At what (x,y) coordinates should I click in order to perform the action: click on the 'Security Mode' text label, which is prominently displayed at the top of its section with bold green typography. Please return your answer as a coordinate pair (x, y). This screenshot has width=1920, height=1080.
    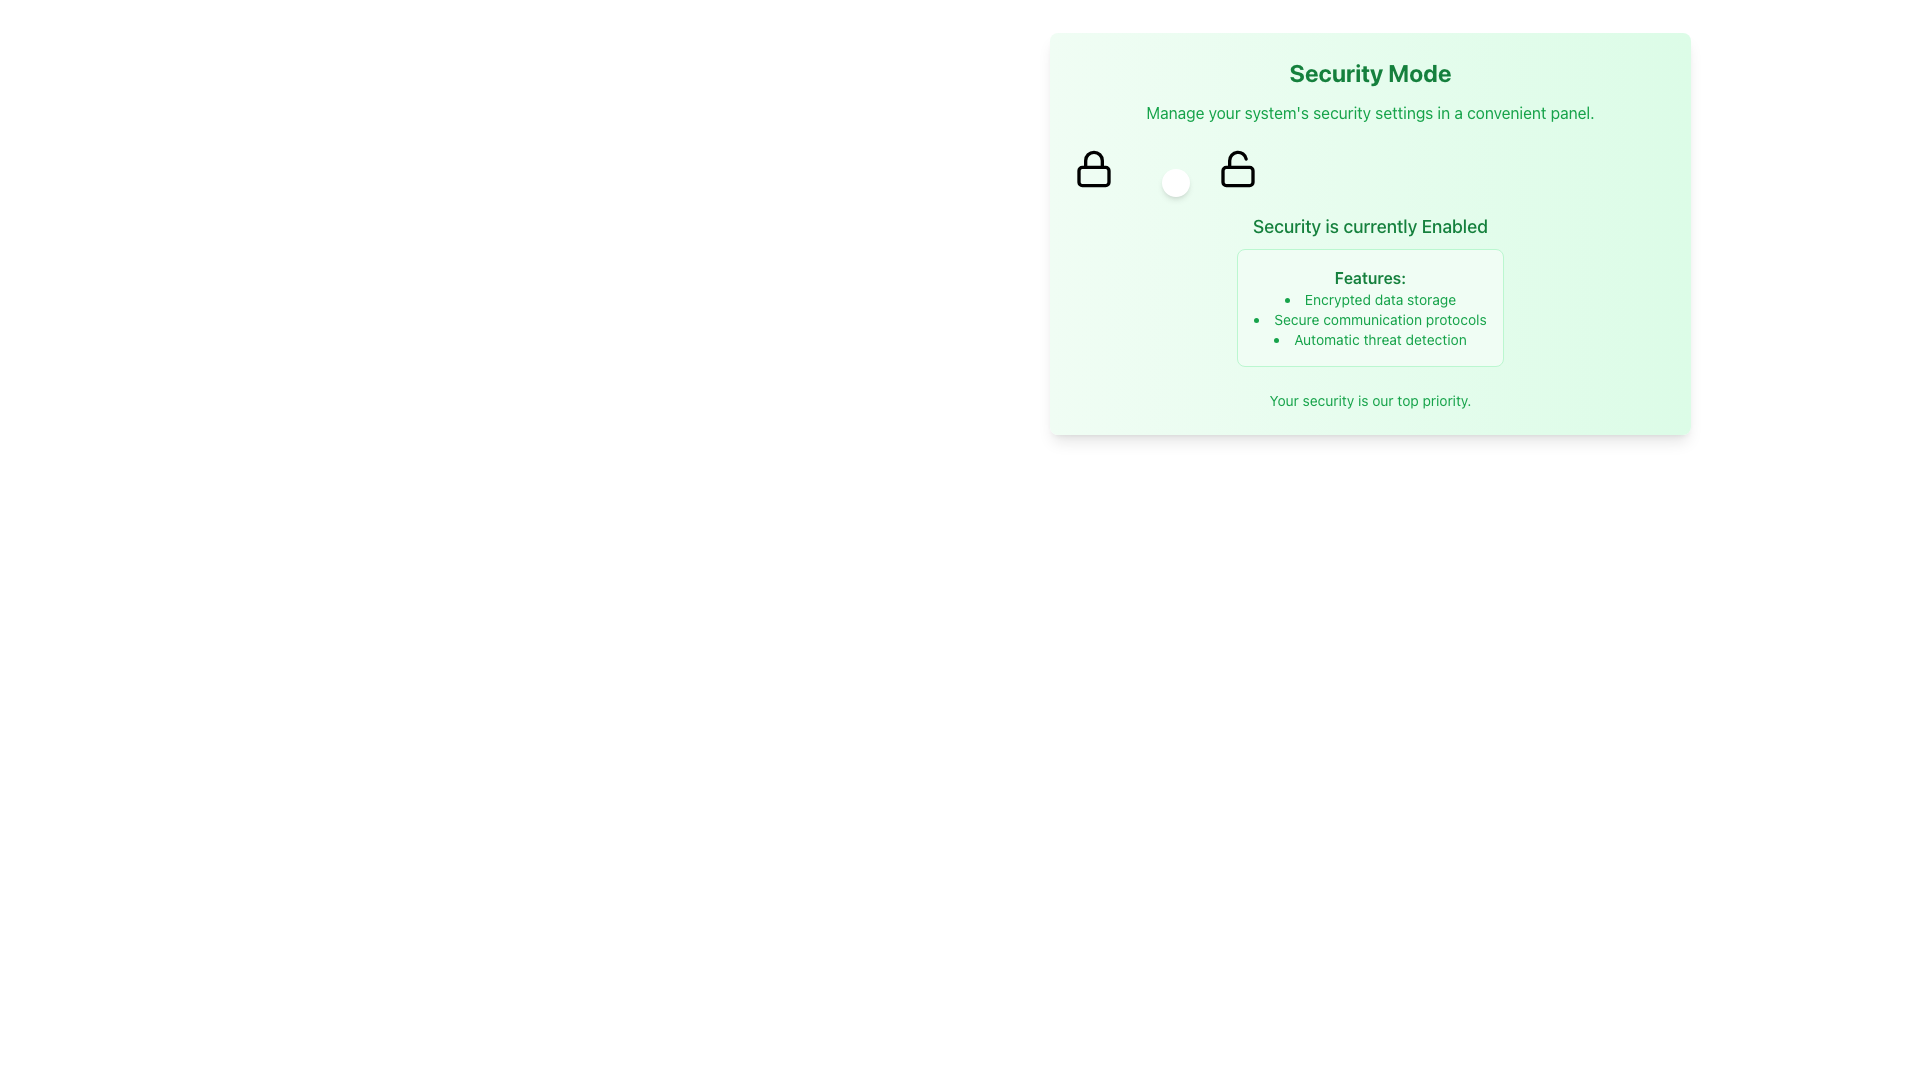
    Looking at the image, I should click on (1369, 72).